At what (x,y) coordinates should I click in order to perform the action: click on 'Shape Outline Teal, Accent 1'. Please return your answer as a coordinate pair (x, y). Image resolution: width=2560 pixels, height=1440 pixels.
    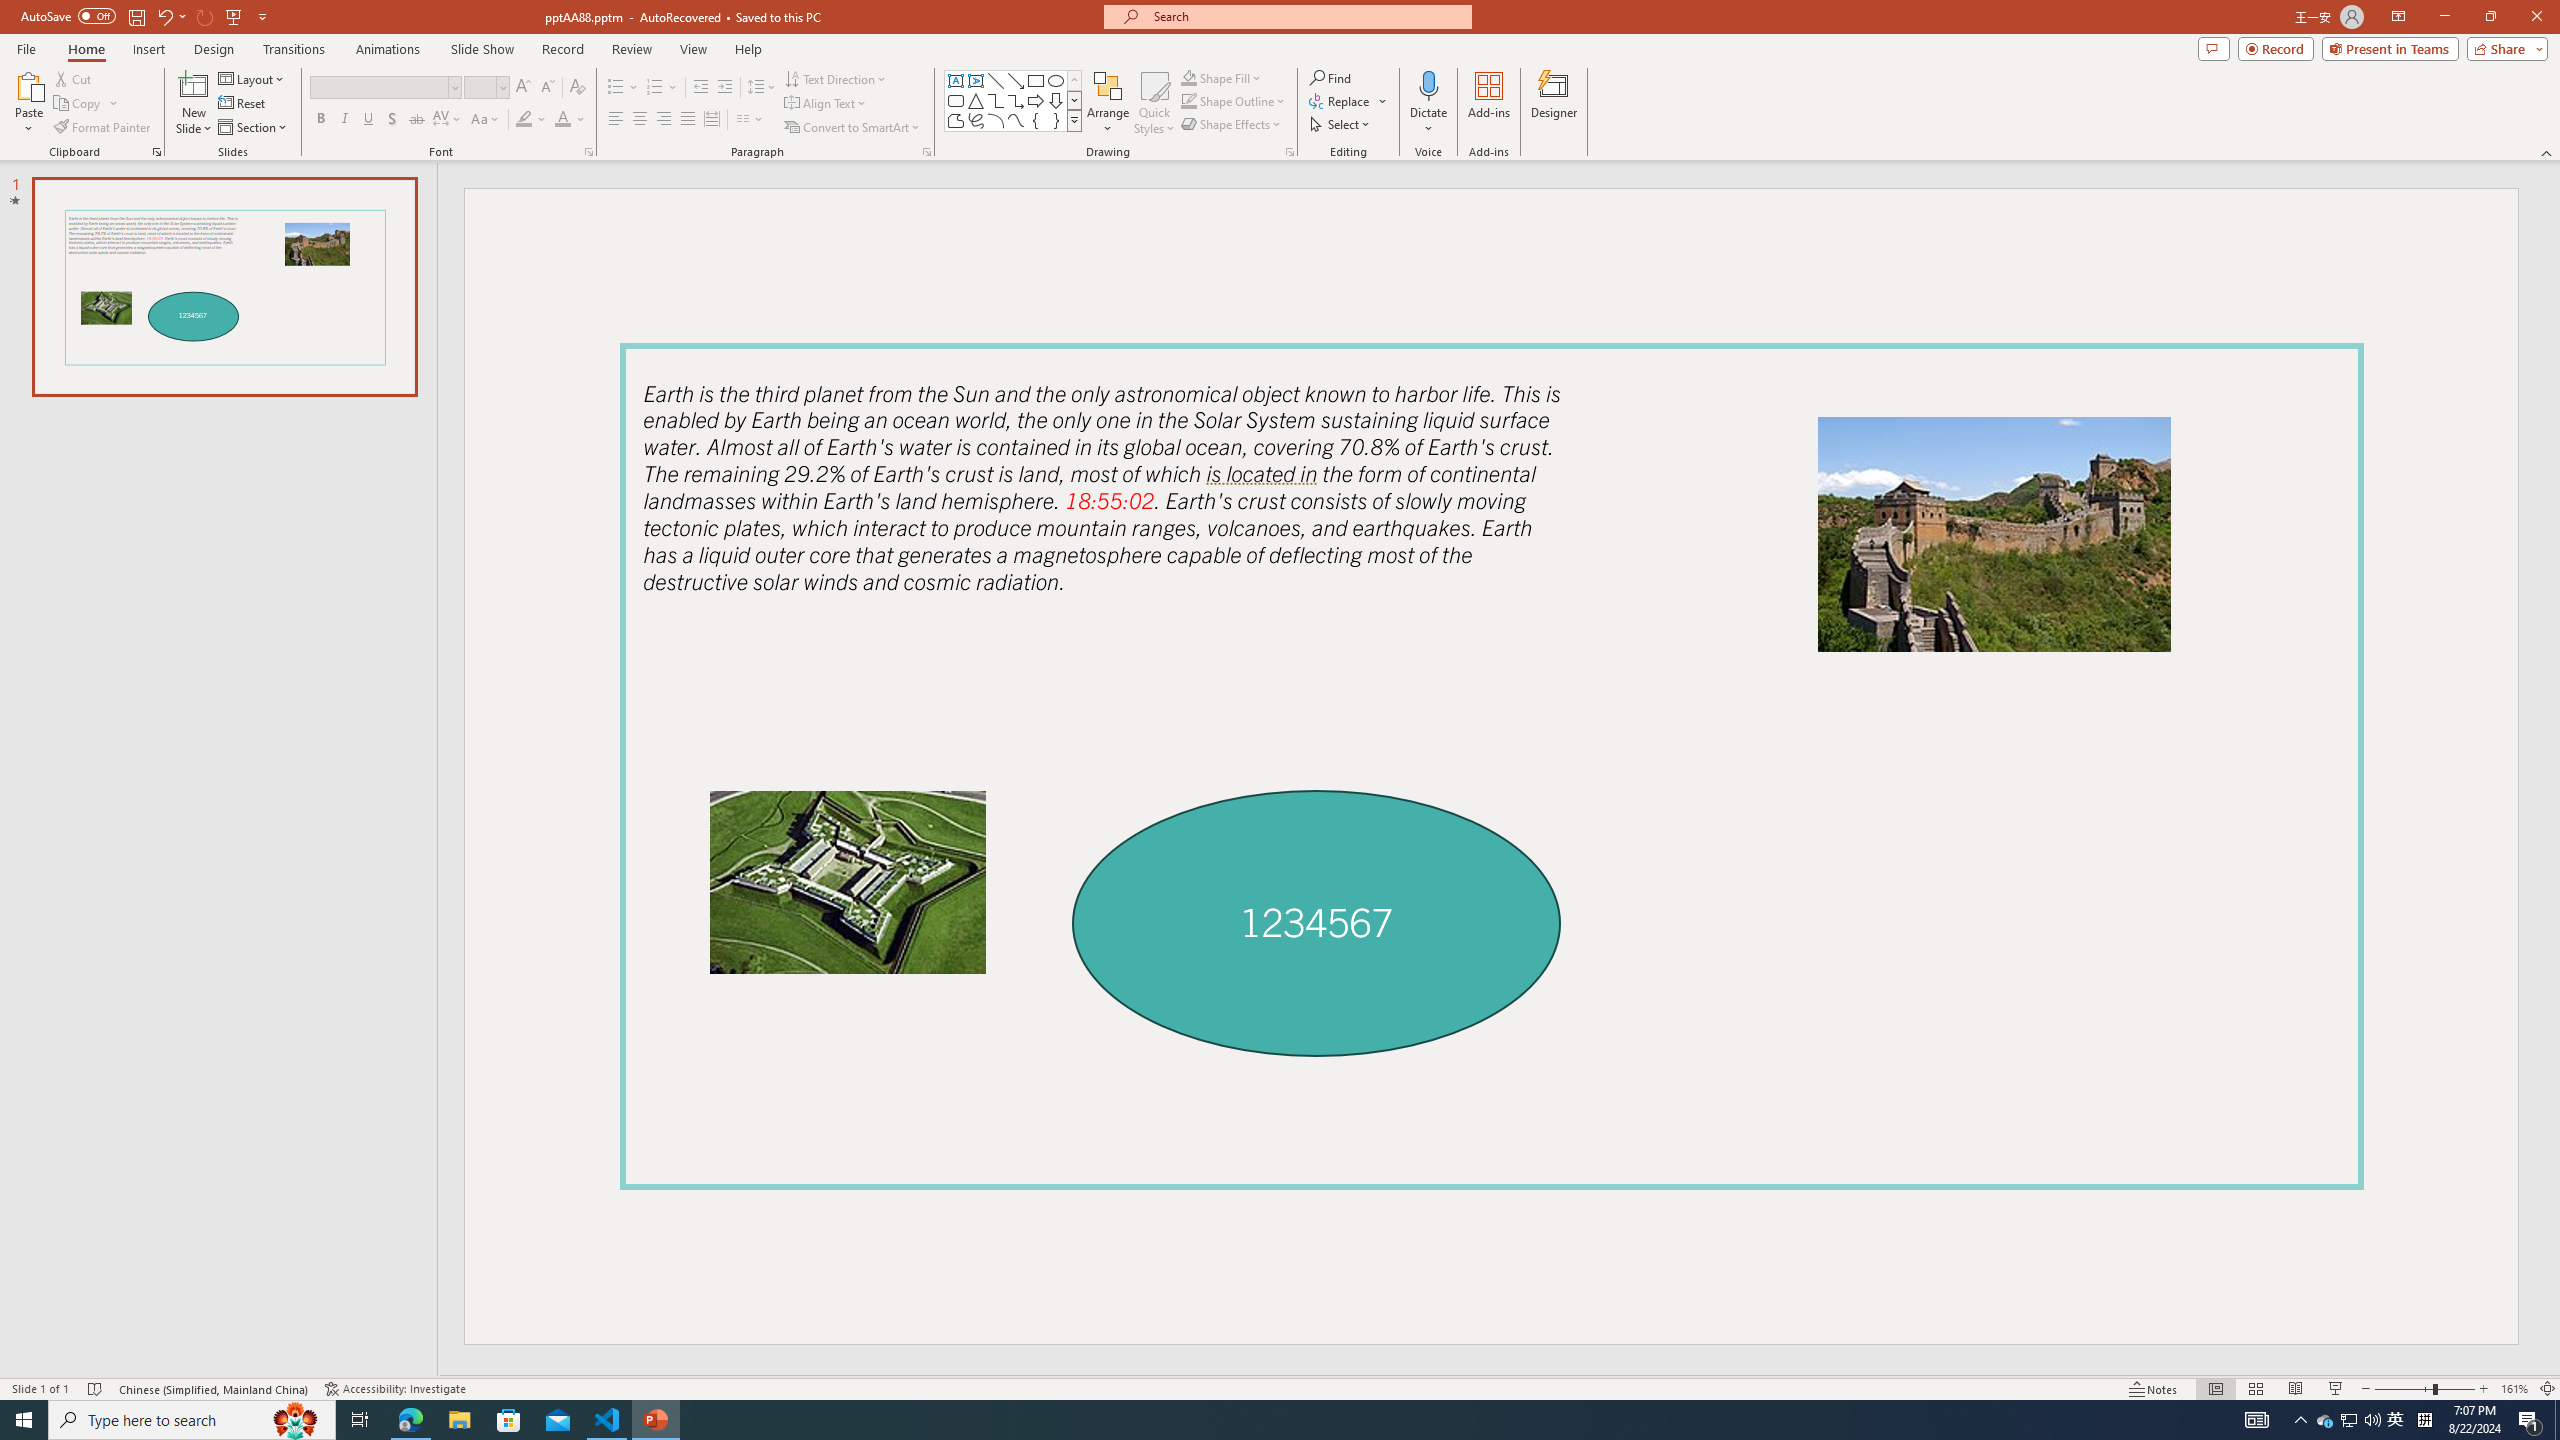
    Looking at the image, I should click on (1189, 99).